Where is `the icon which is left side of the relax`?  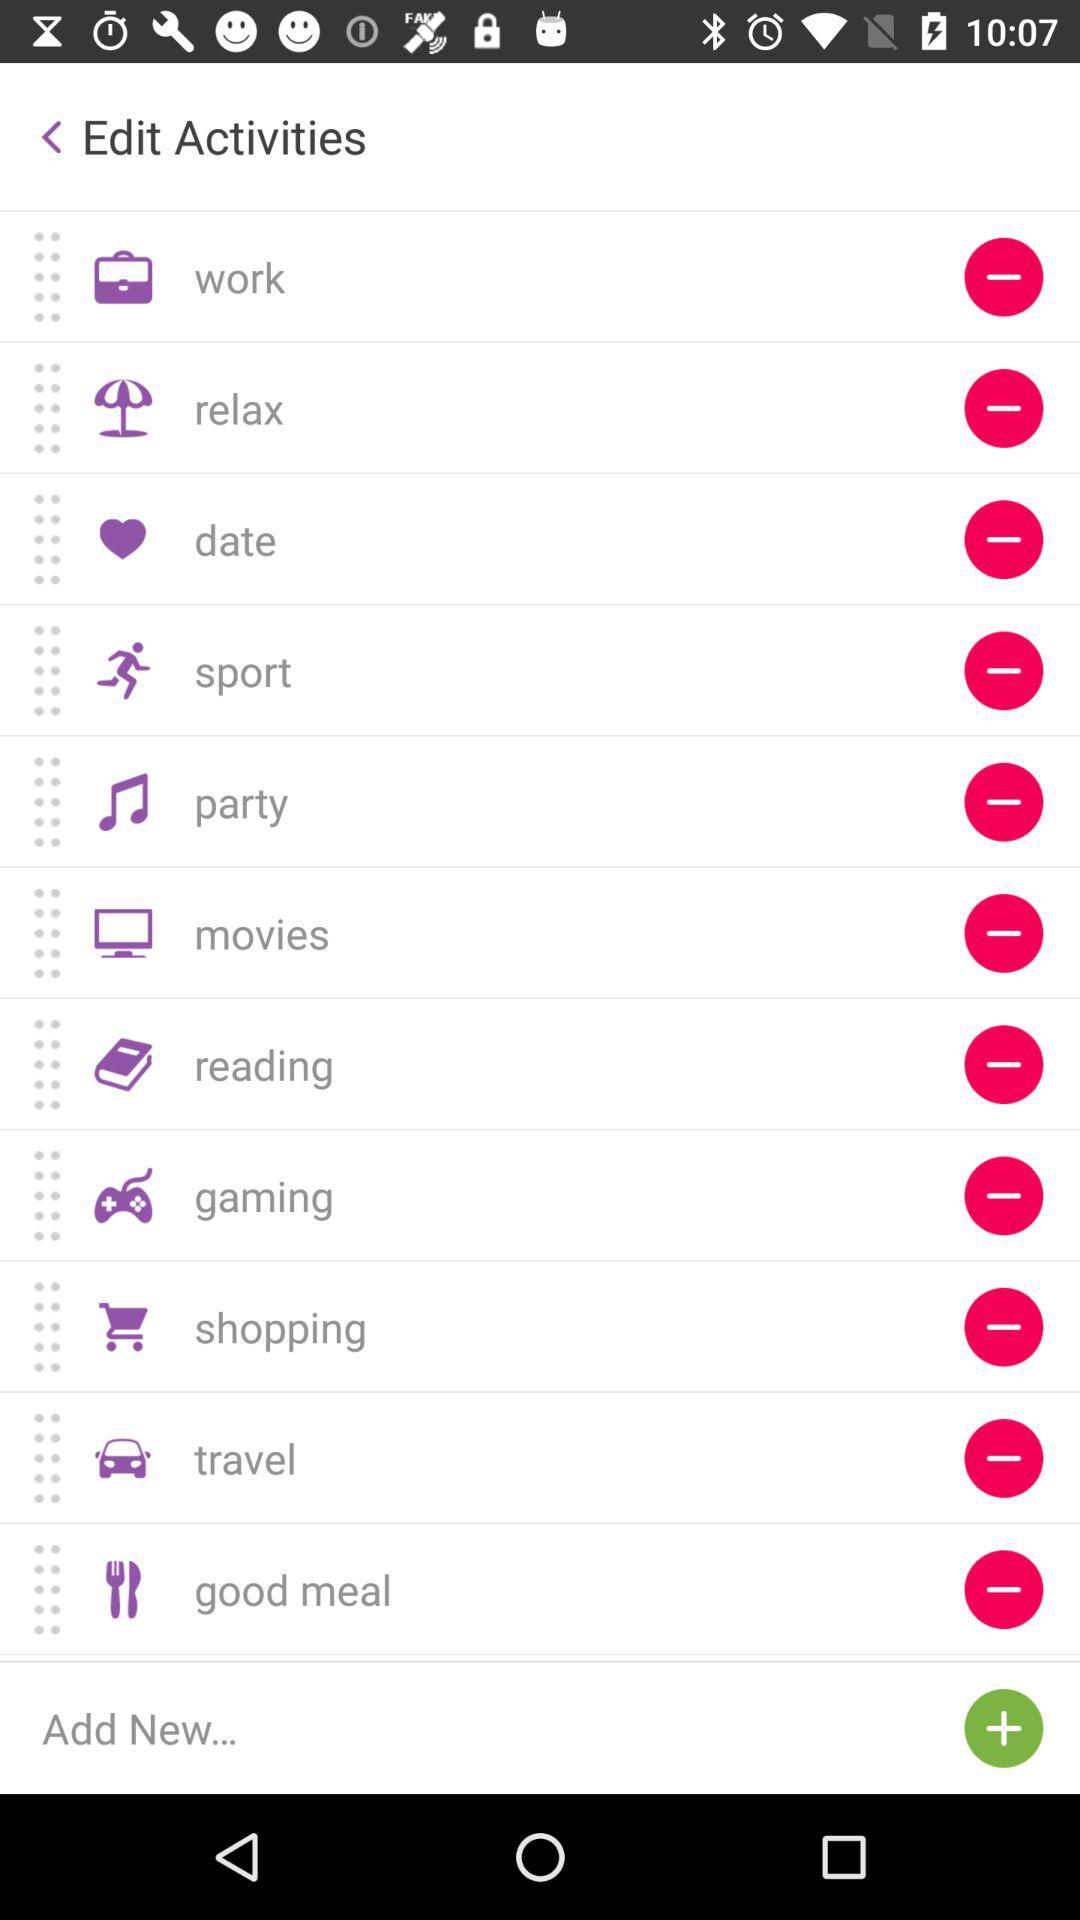 the icon which is left side of the relax is located at coordinates (123, 407).